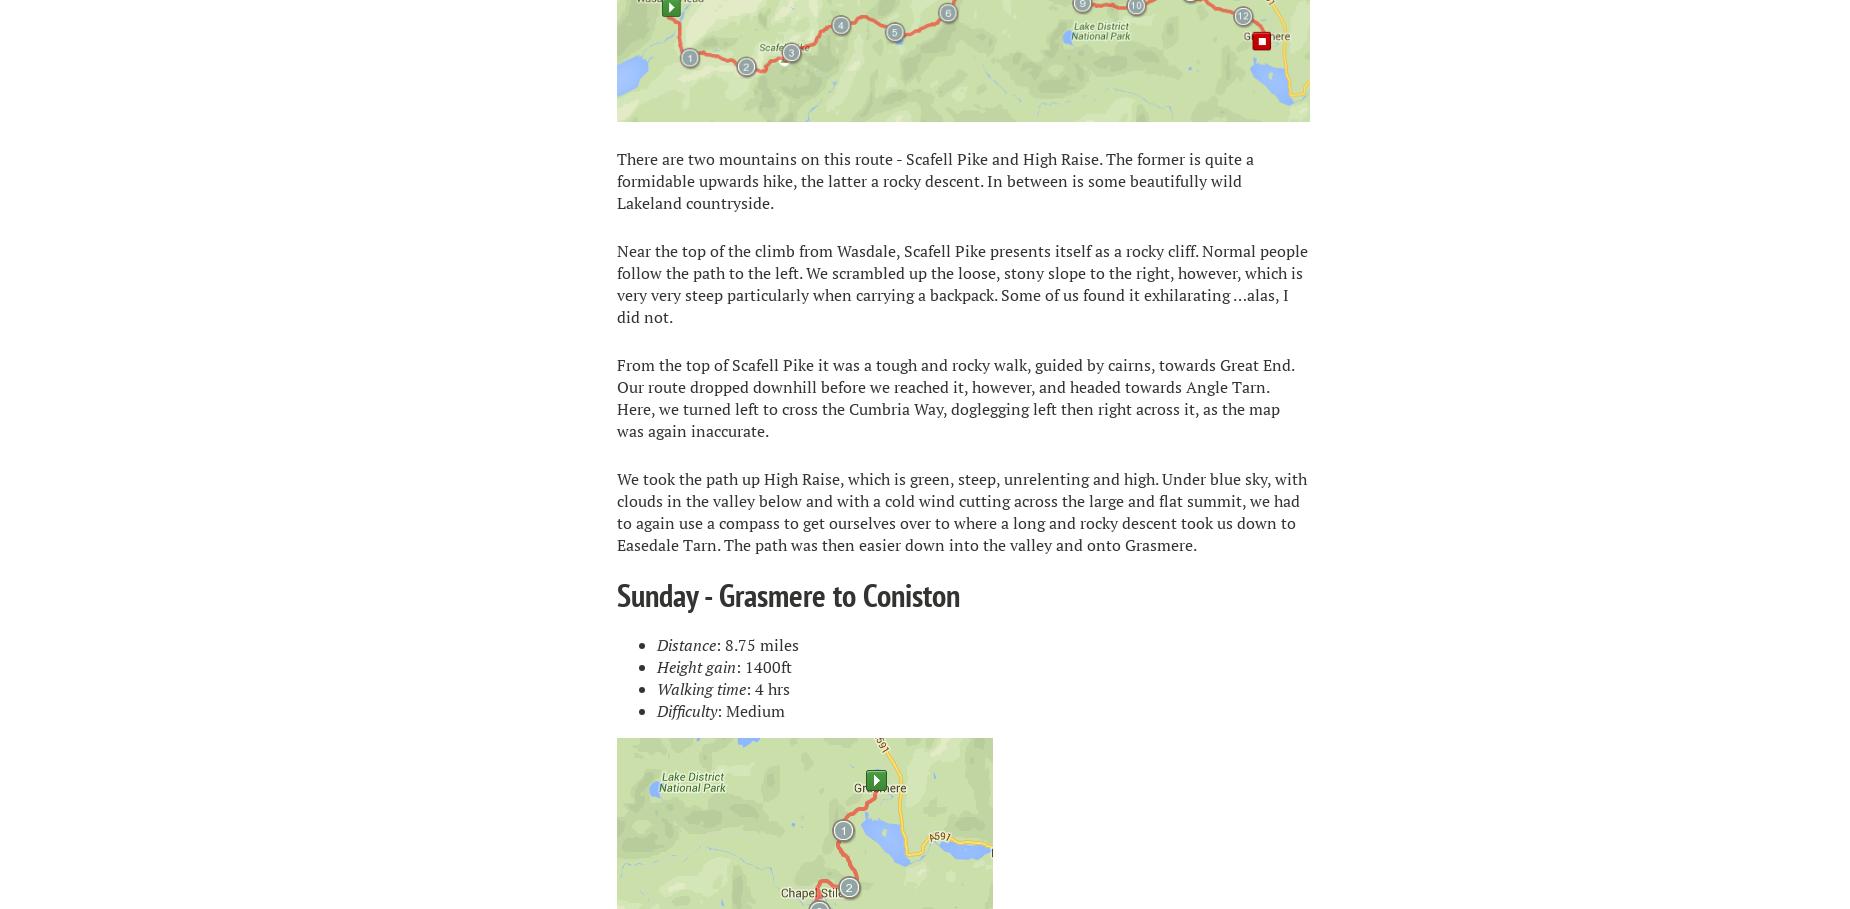 This screenshot has width=1850, height=909. Describe the element at coordinates (787, 593) in the screenshot. I see `'Sunday - Grasmere to Coniston'` at that location.